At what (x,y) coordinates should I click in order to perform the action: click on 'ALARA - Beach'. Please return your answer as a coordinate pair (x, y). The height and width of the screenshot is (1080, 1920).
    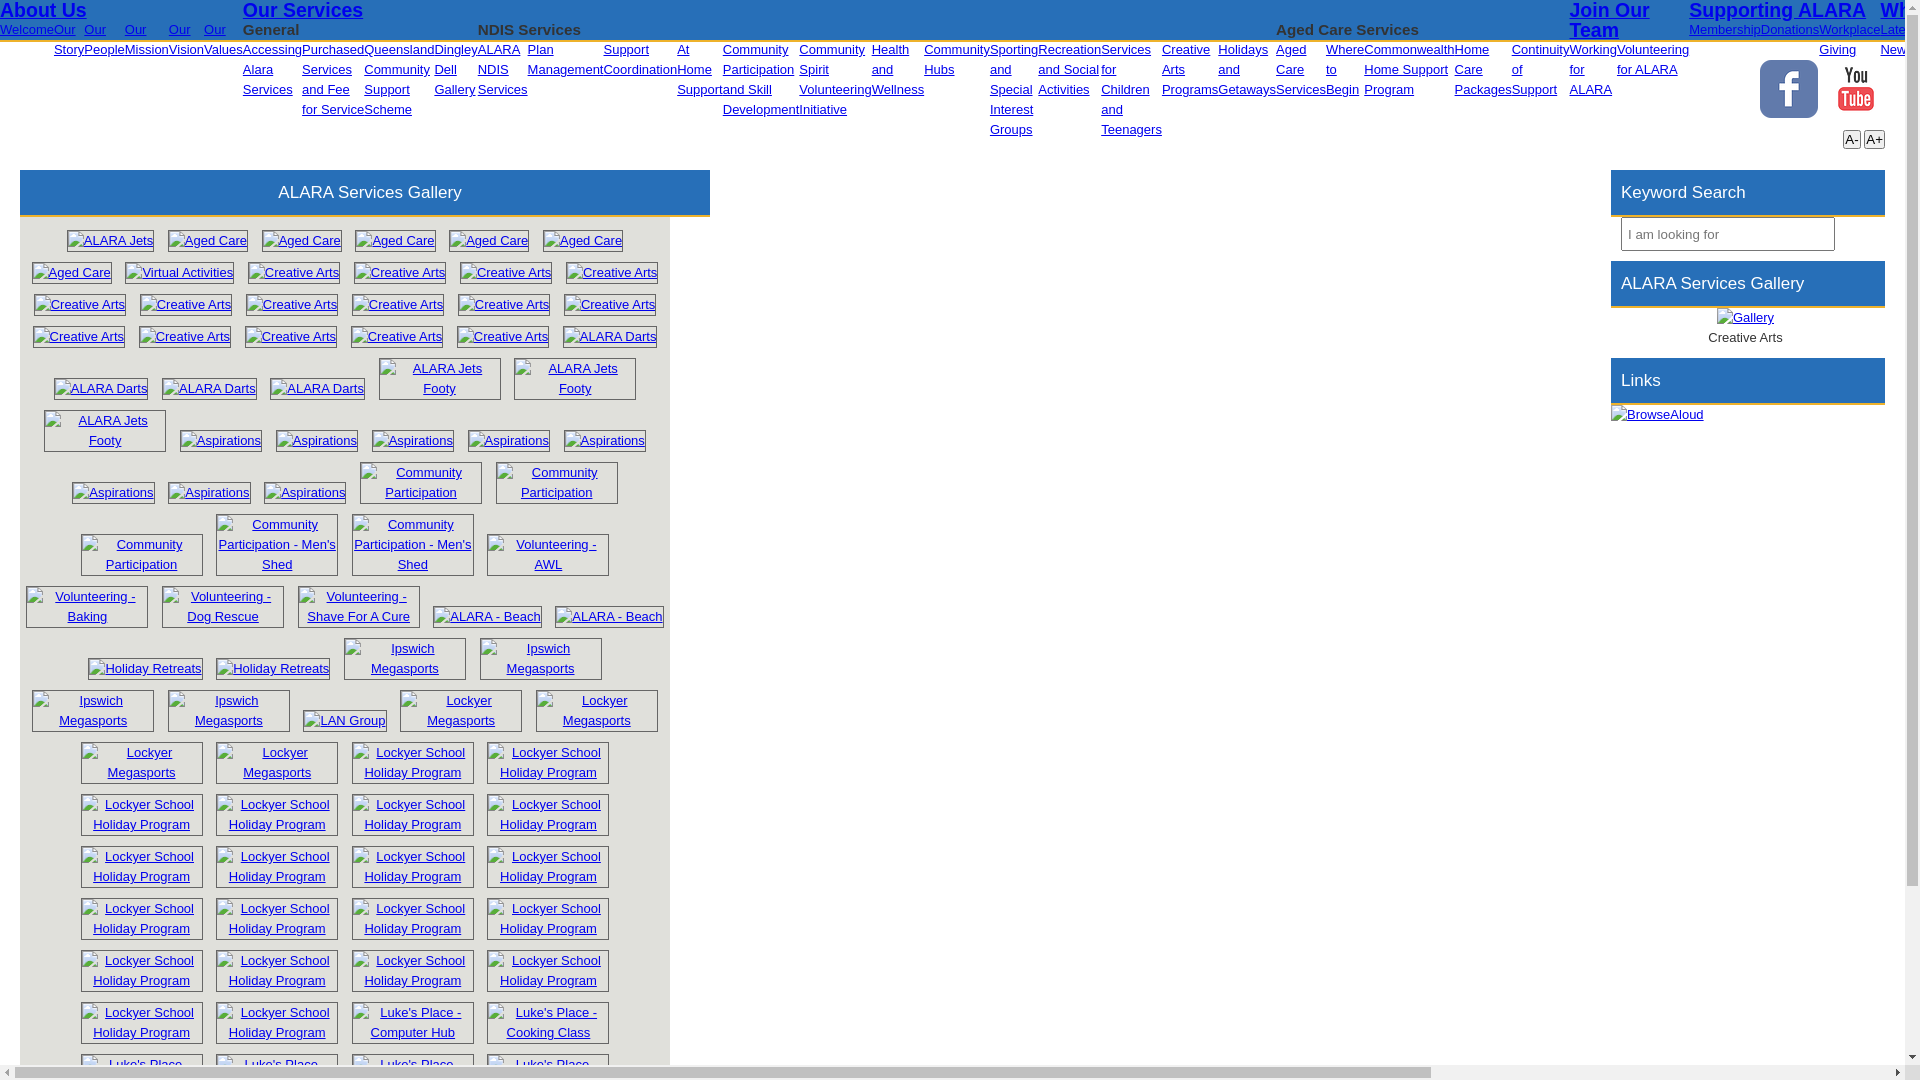
    Looking at the image, I should click on (555, 616).